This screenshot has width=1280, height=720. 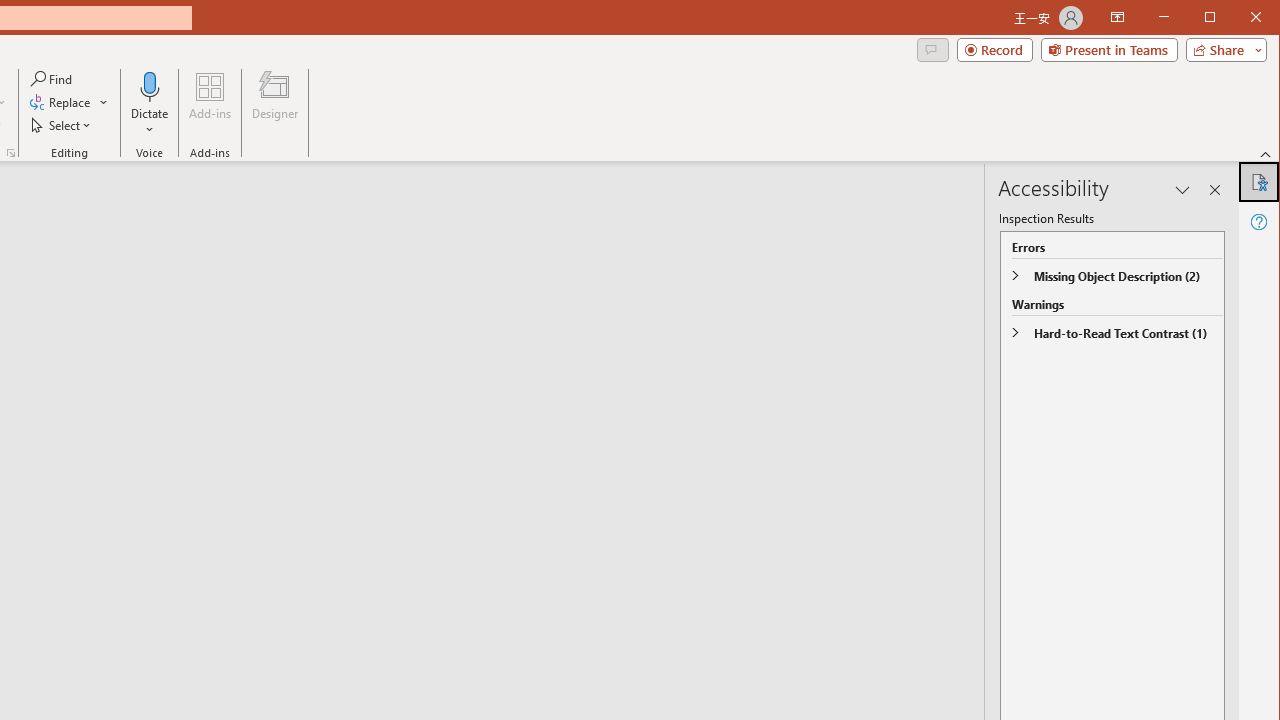 What do you see at coordinates (1116, 18) in the screenshot?
I see `'Ribbon Display Options'` at bounding box center [1116, 18].